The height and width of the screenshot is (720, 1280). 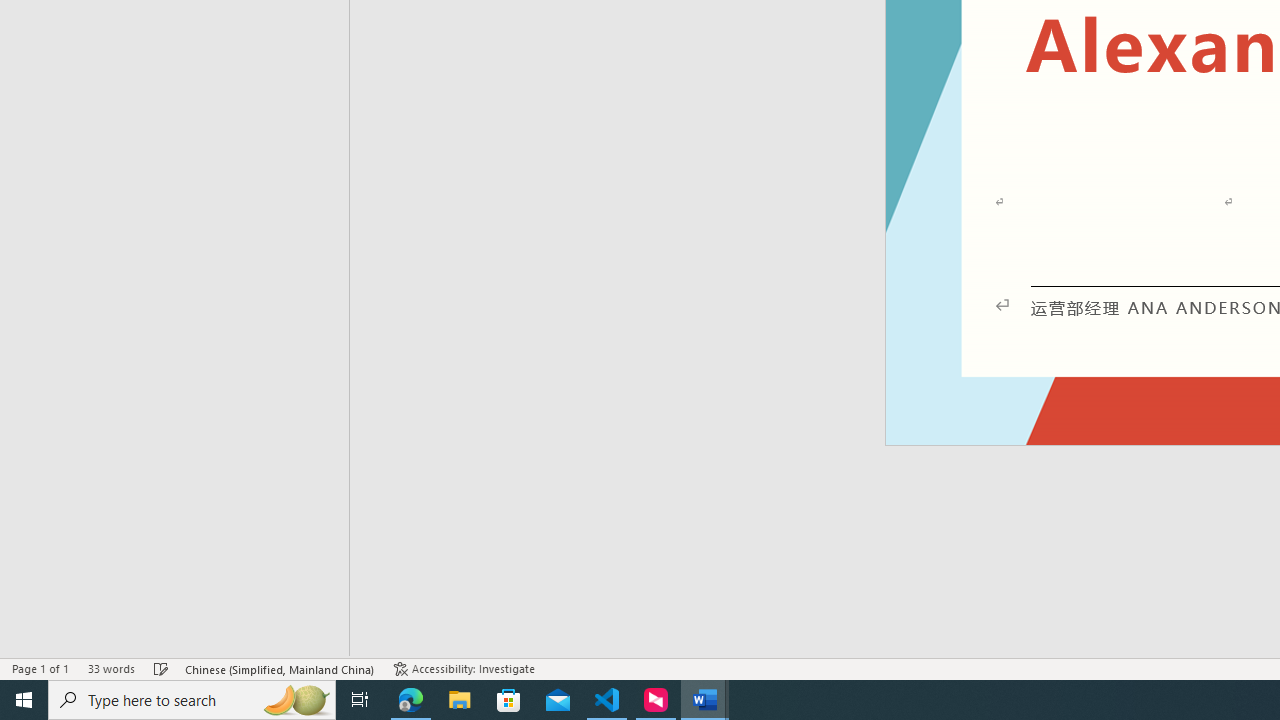 I want to click on 'Spelling and Grammar Check Checking', so click(x=161, y=669).